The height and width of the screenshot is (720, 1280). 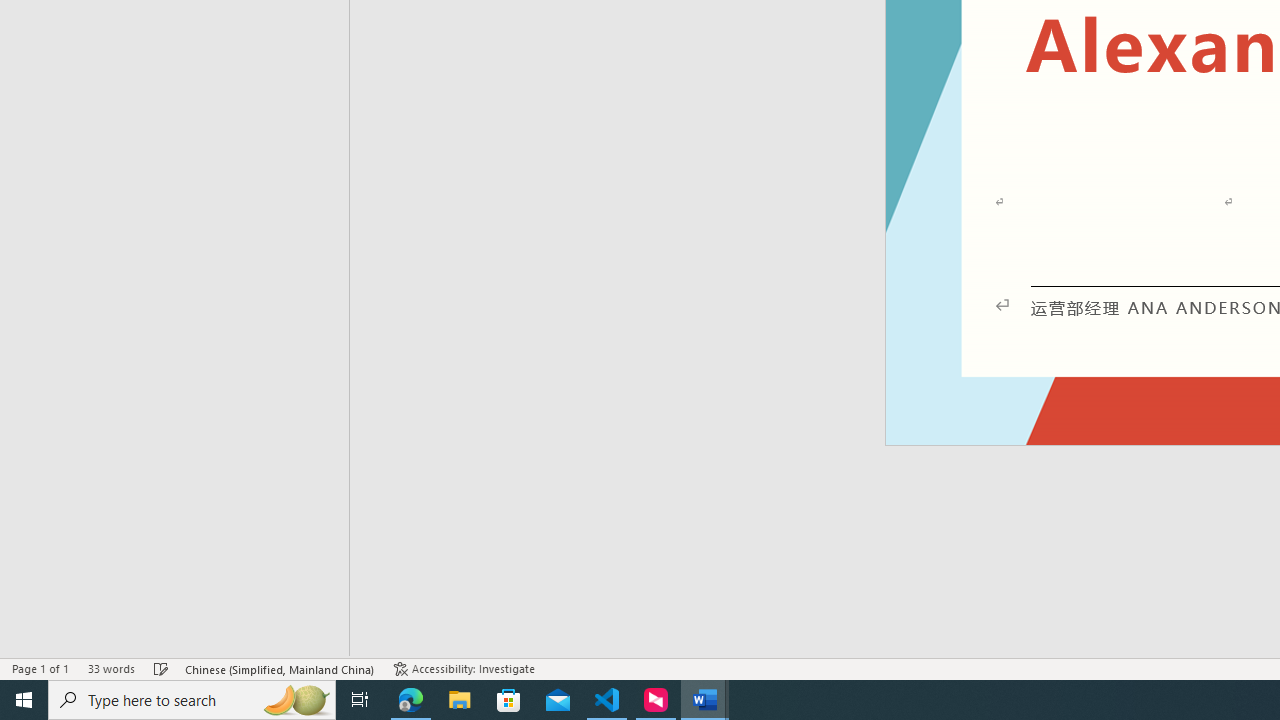 I want to click on 'Spelling and Grammar Check Checking', so click(x=161, y=669).